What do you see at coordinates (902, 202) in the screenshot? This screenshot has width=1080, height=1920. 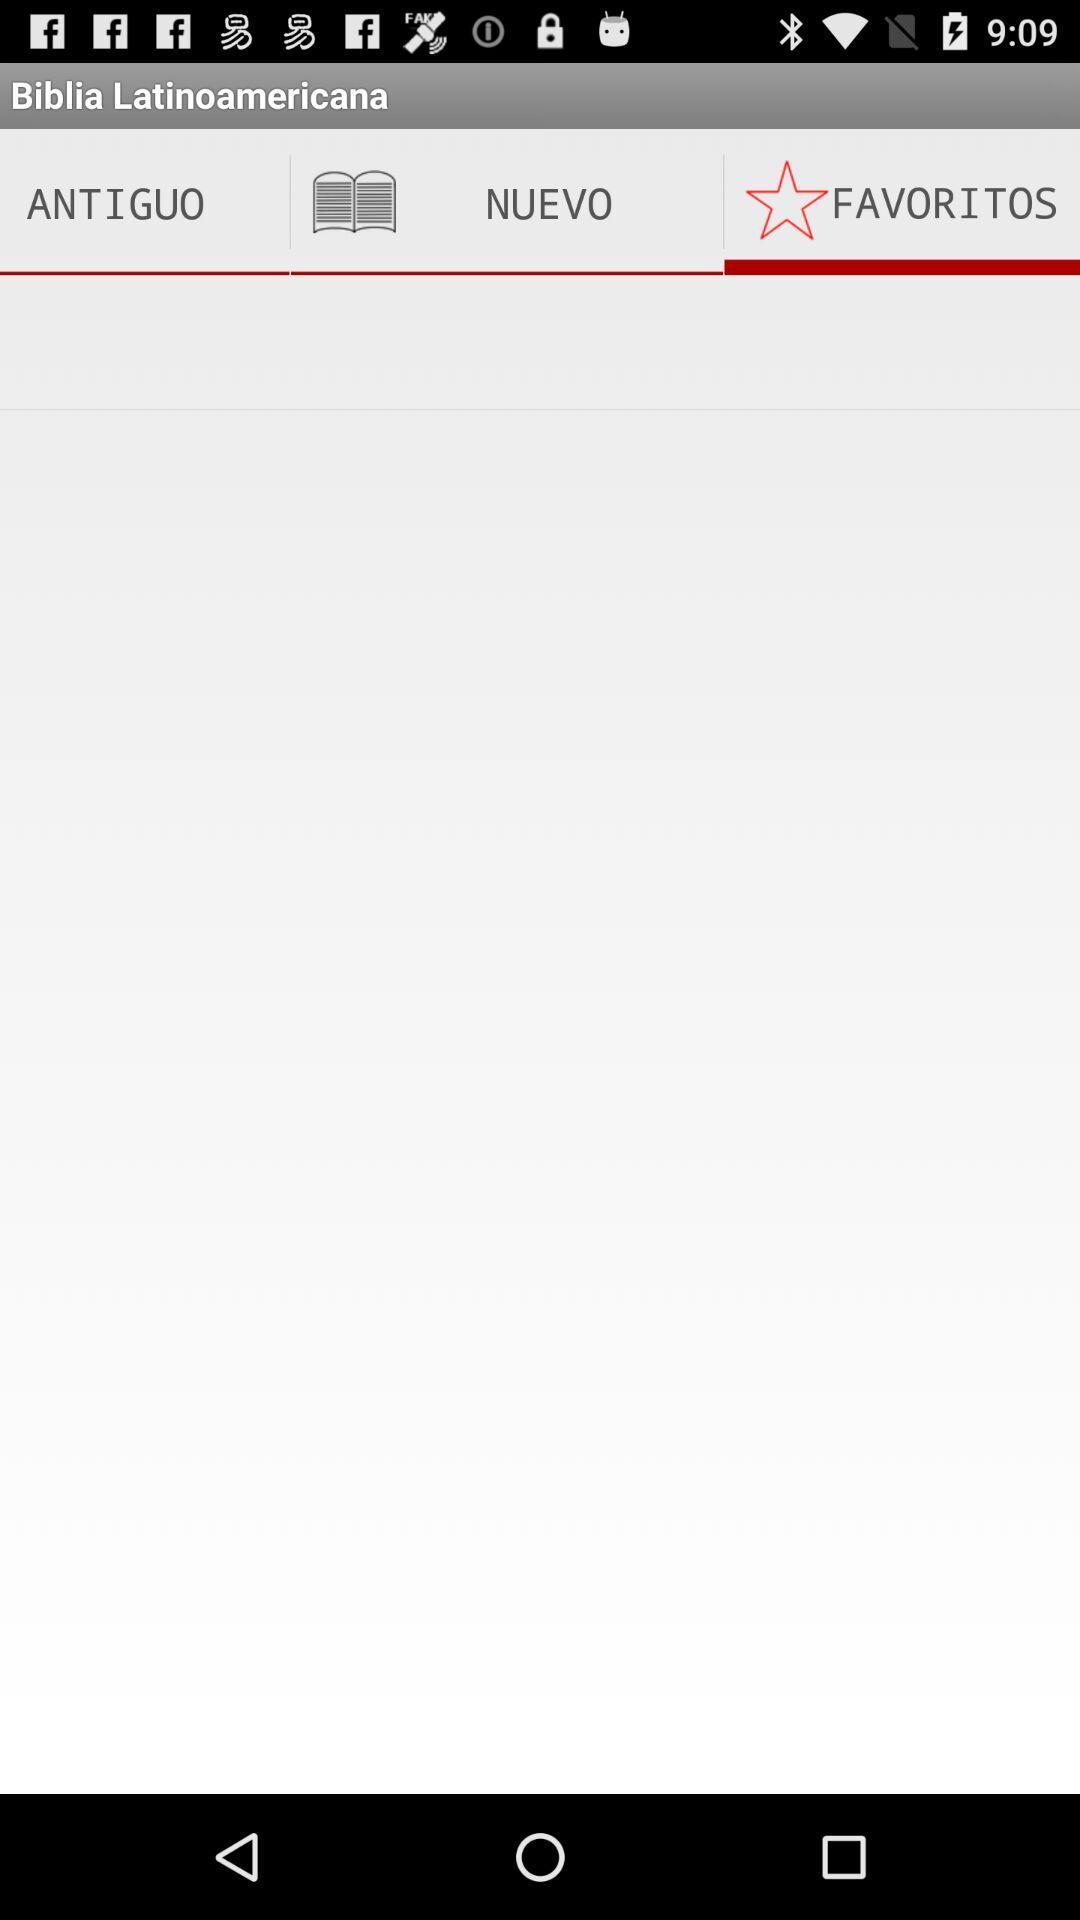 I see `the item at the top right corner` at bounding box center [902, 202].